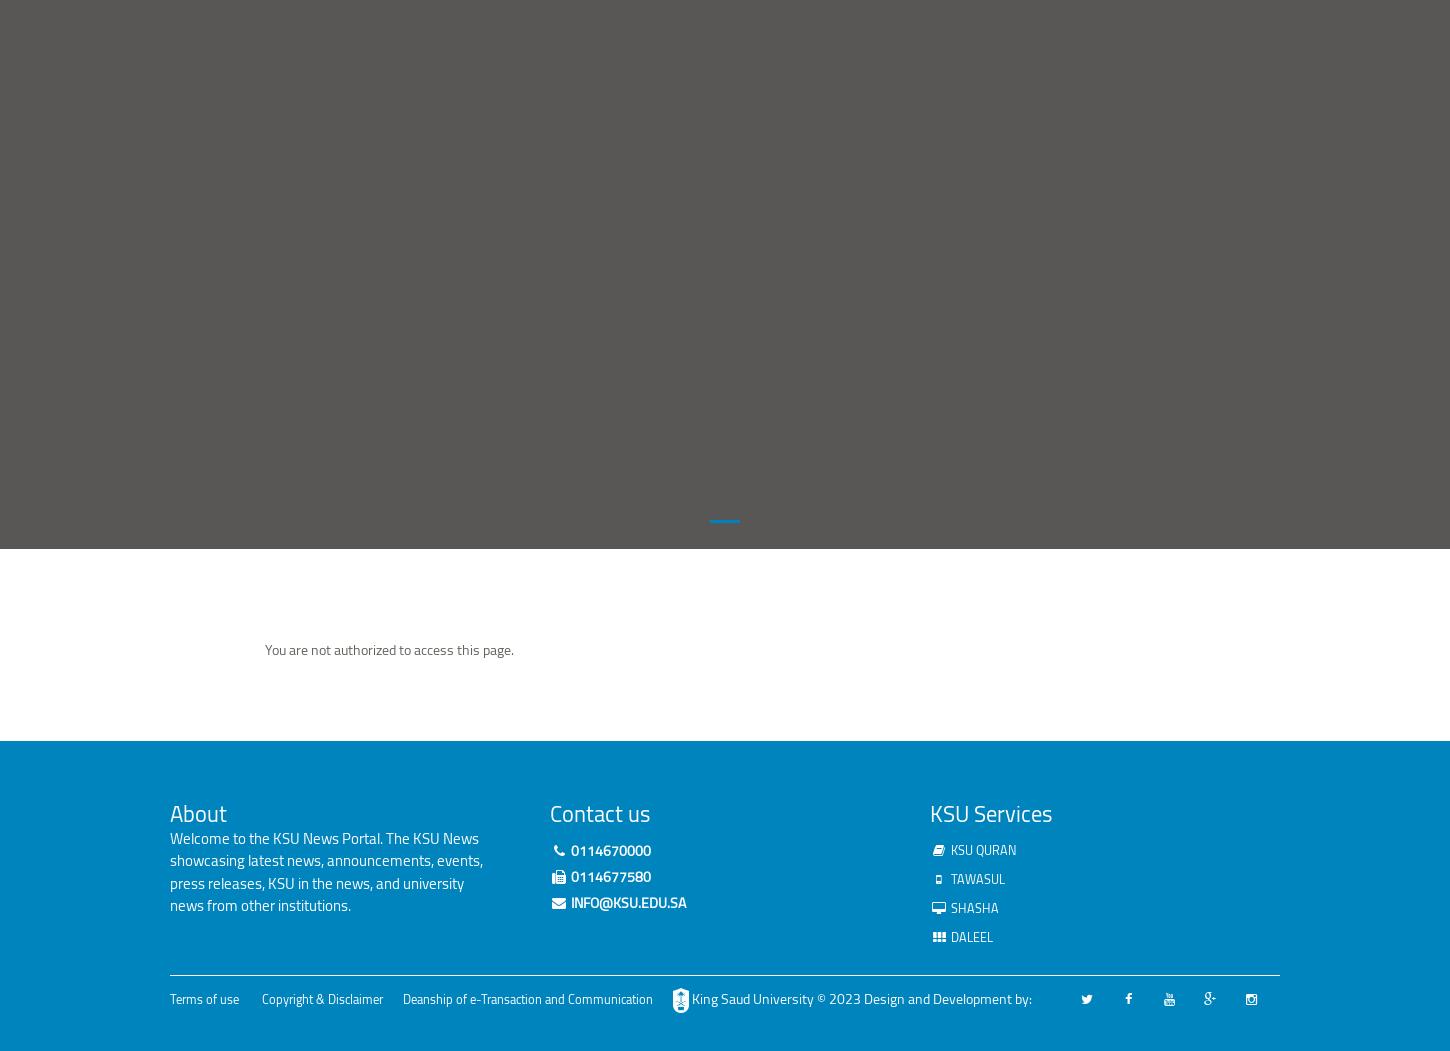  I want to click on 'Exhibitions', so click(434, 133).